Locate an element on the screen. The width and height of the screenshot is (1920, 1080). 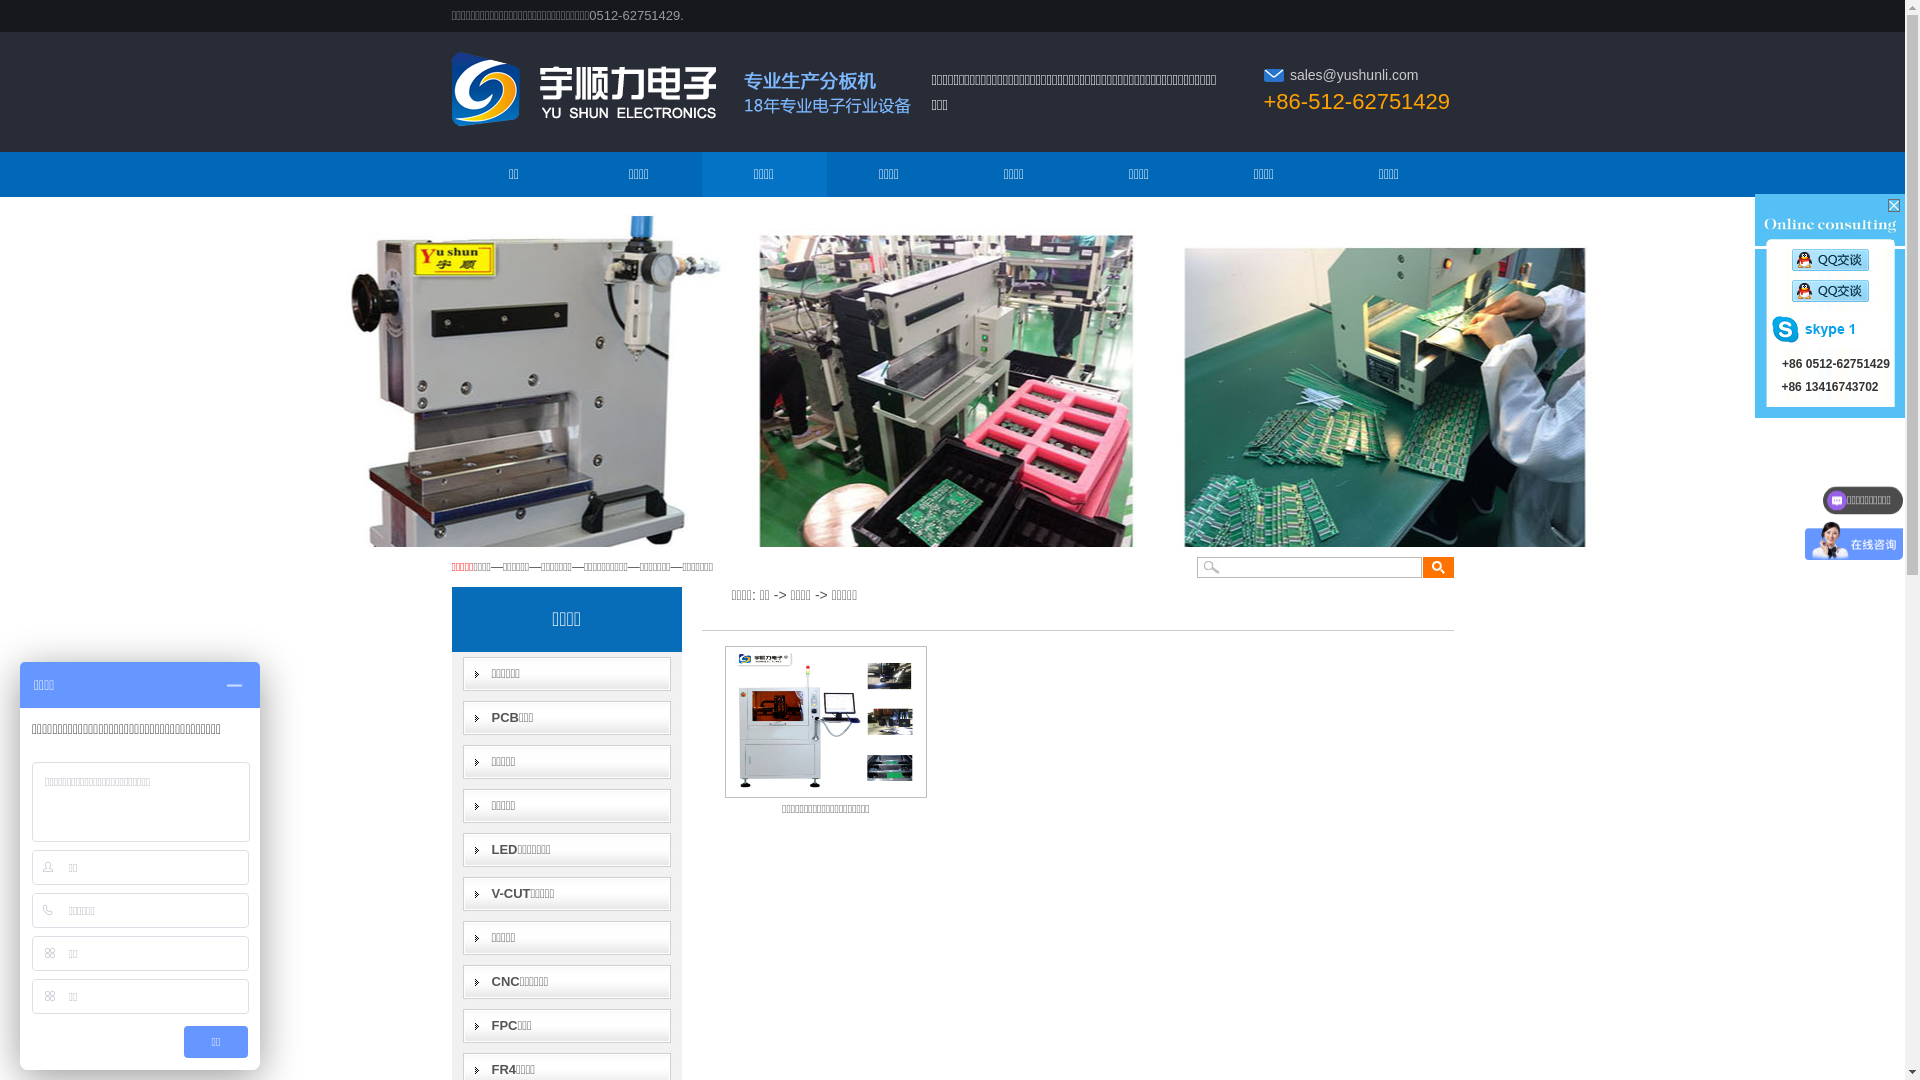
'sales@yushunli.com' is located at coordinates (1290, 73).